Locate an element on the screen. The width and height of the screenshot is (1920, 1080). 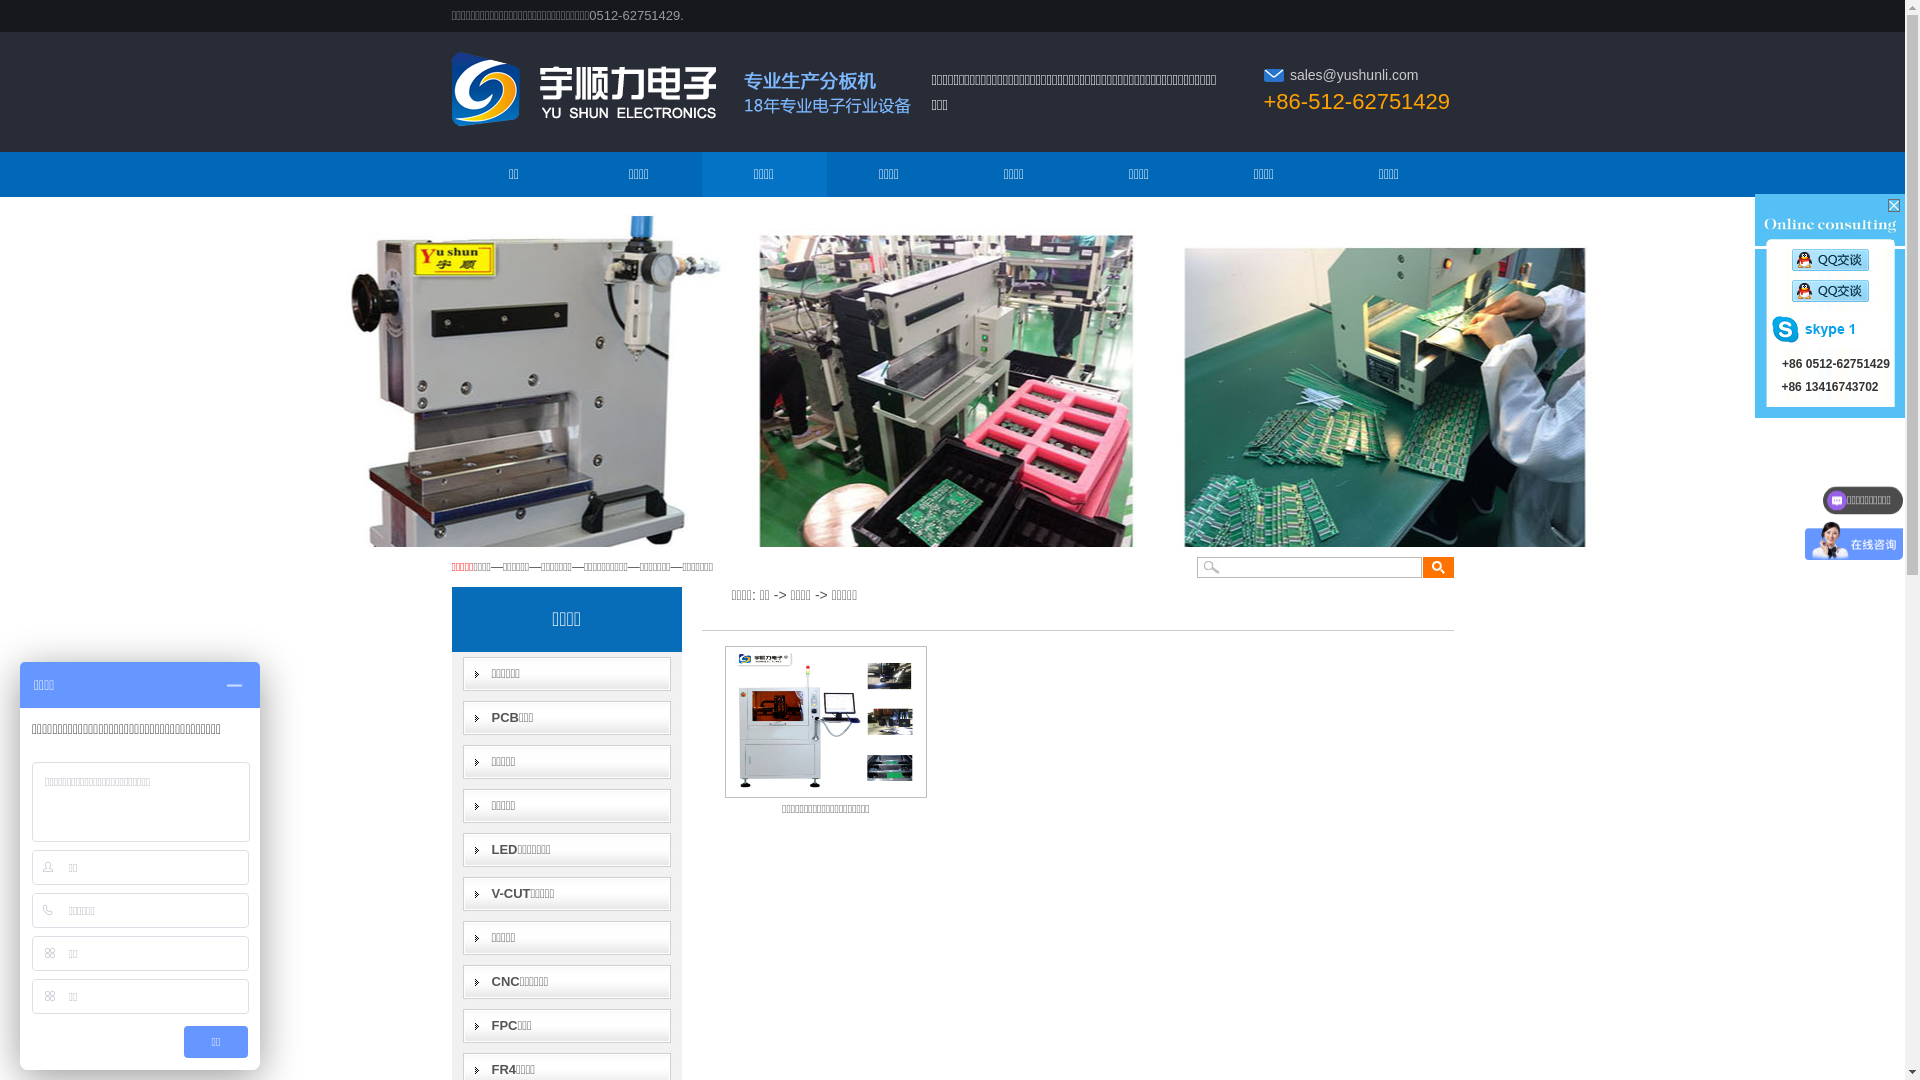
'sales@yushunli.com' is located at coordinates (1290, 73).